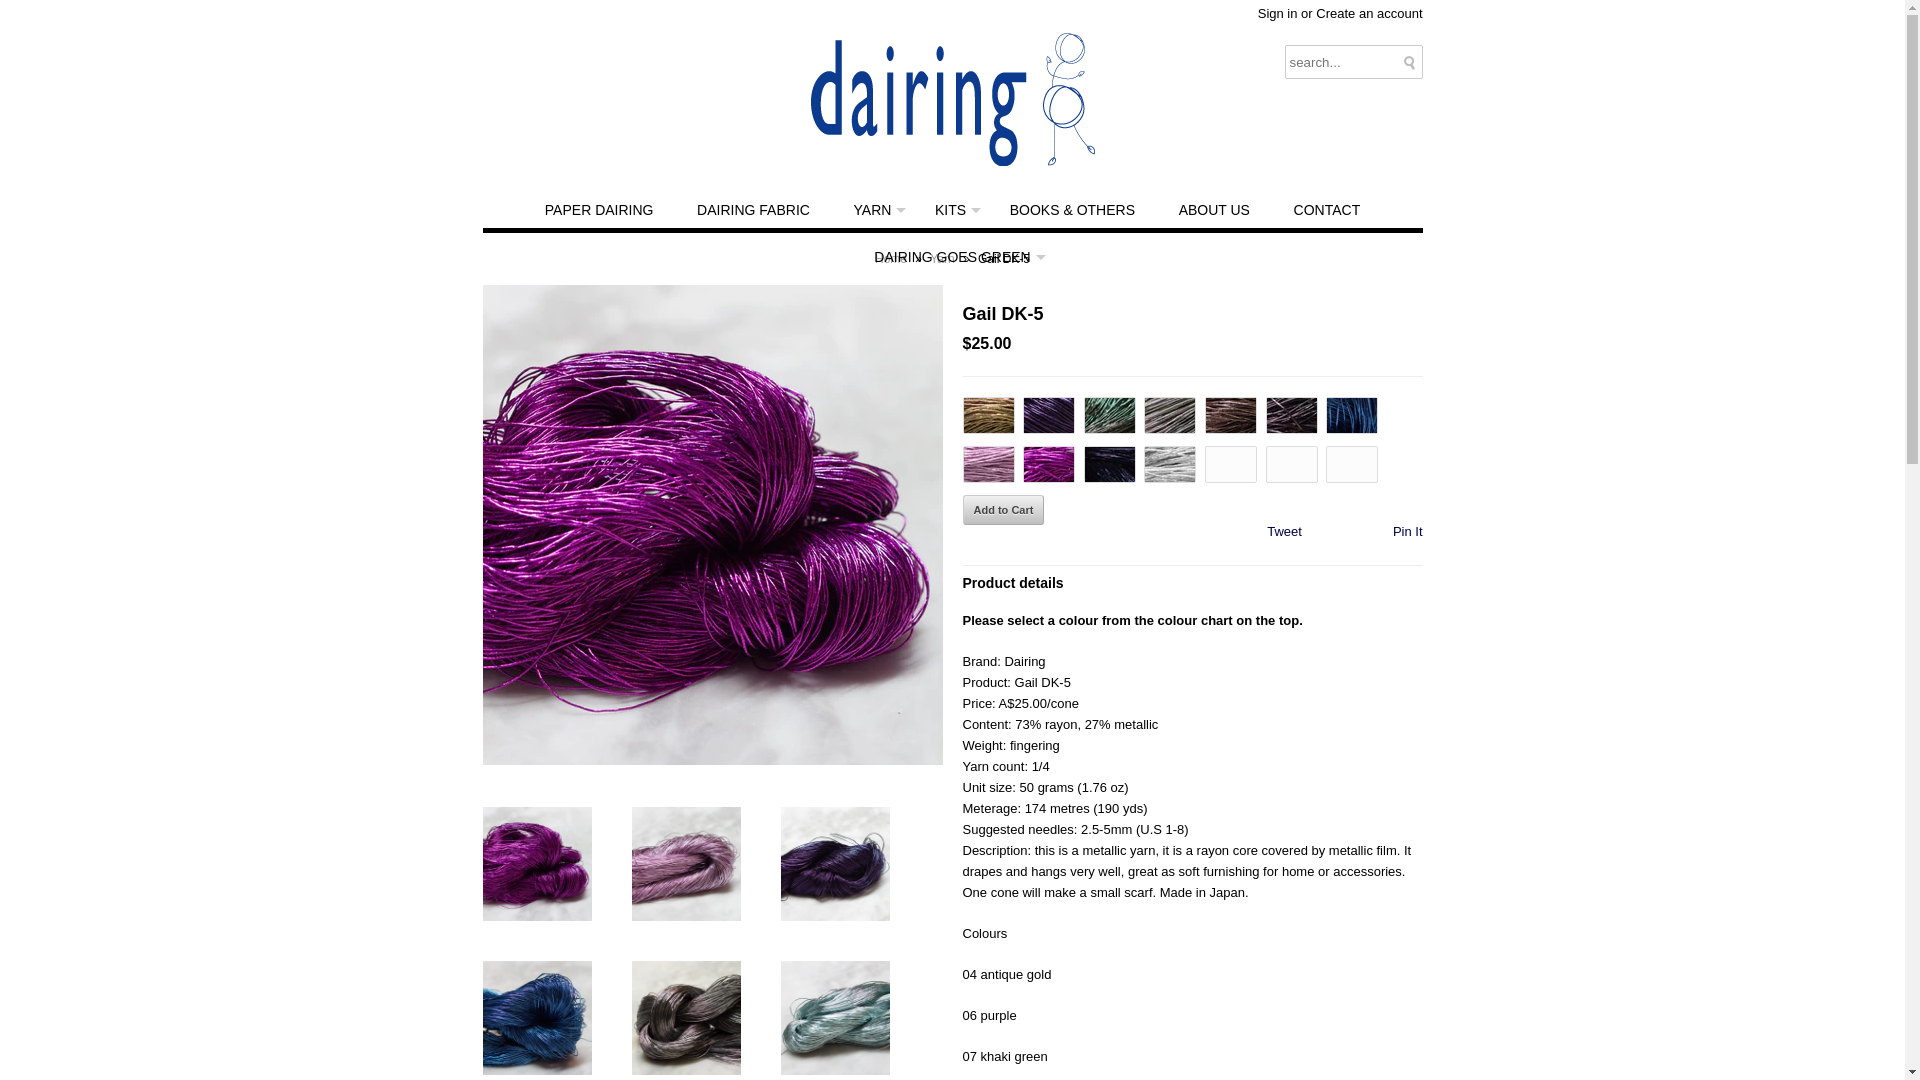 The height and width of the screenshot is (1080, 1920). What do you see at coordinates (1406, 530) in the screenshot?
I see `'Pin It'` at bounding box center [1406, 530].